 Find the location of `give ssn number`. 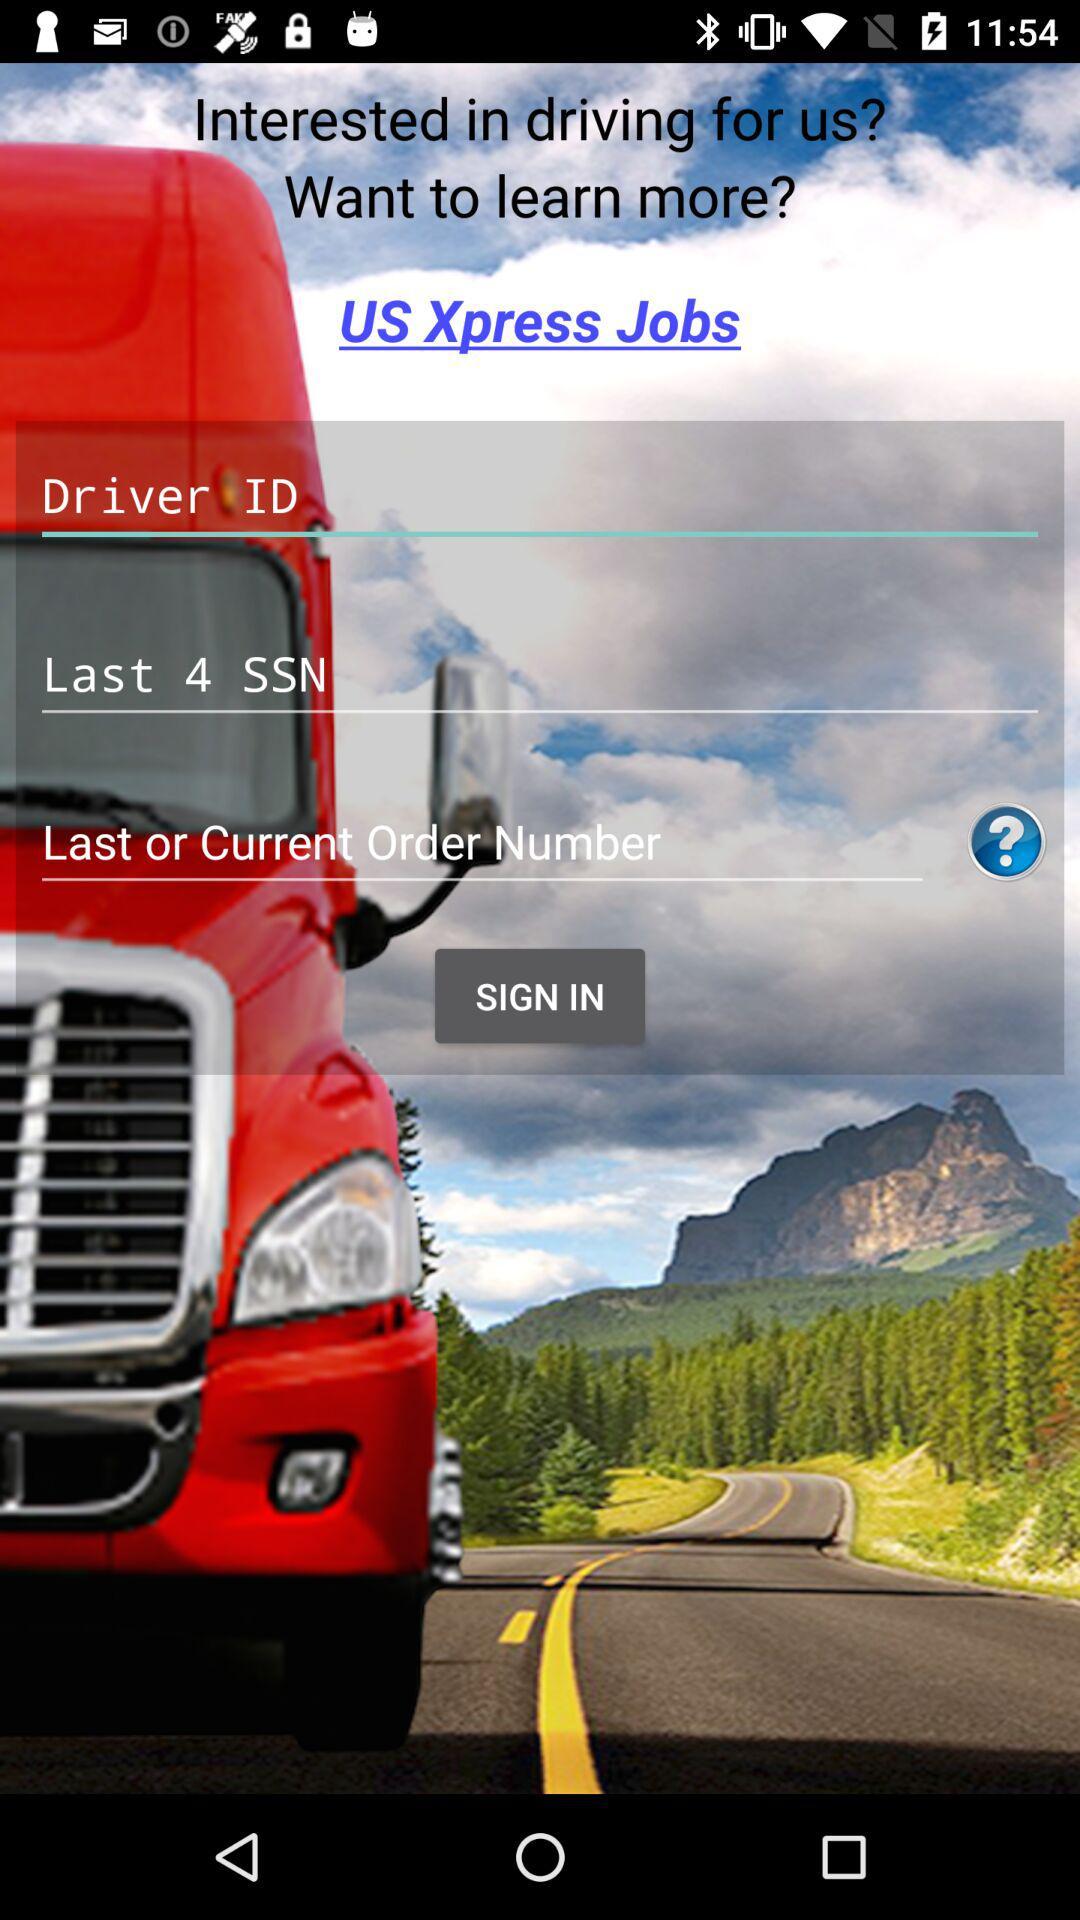

give ssn number is located at coordinates (540, 674).